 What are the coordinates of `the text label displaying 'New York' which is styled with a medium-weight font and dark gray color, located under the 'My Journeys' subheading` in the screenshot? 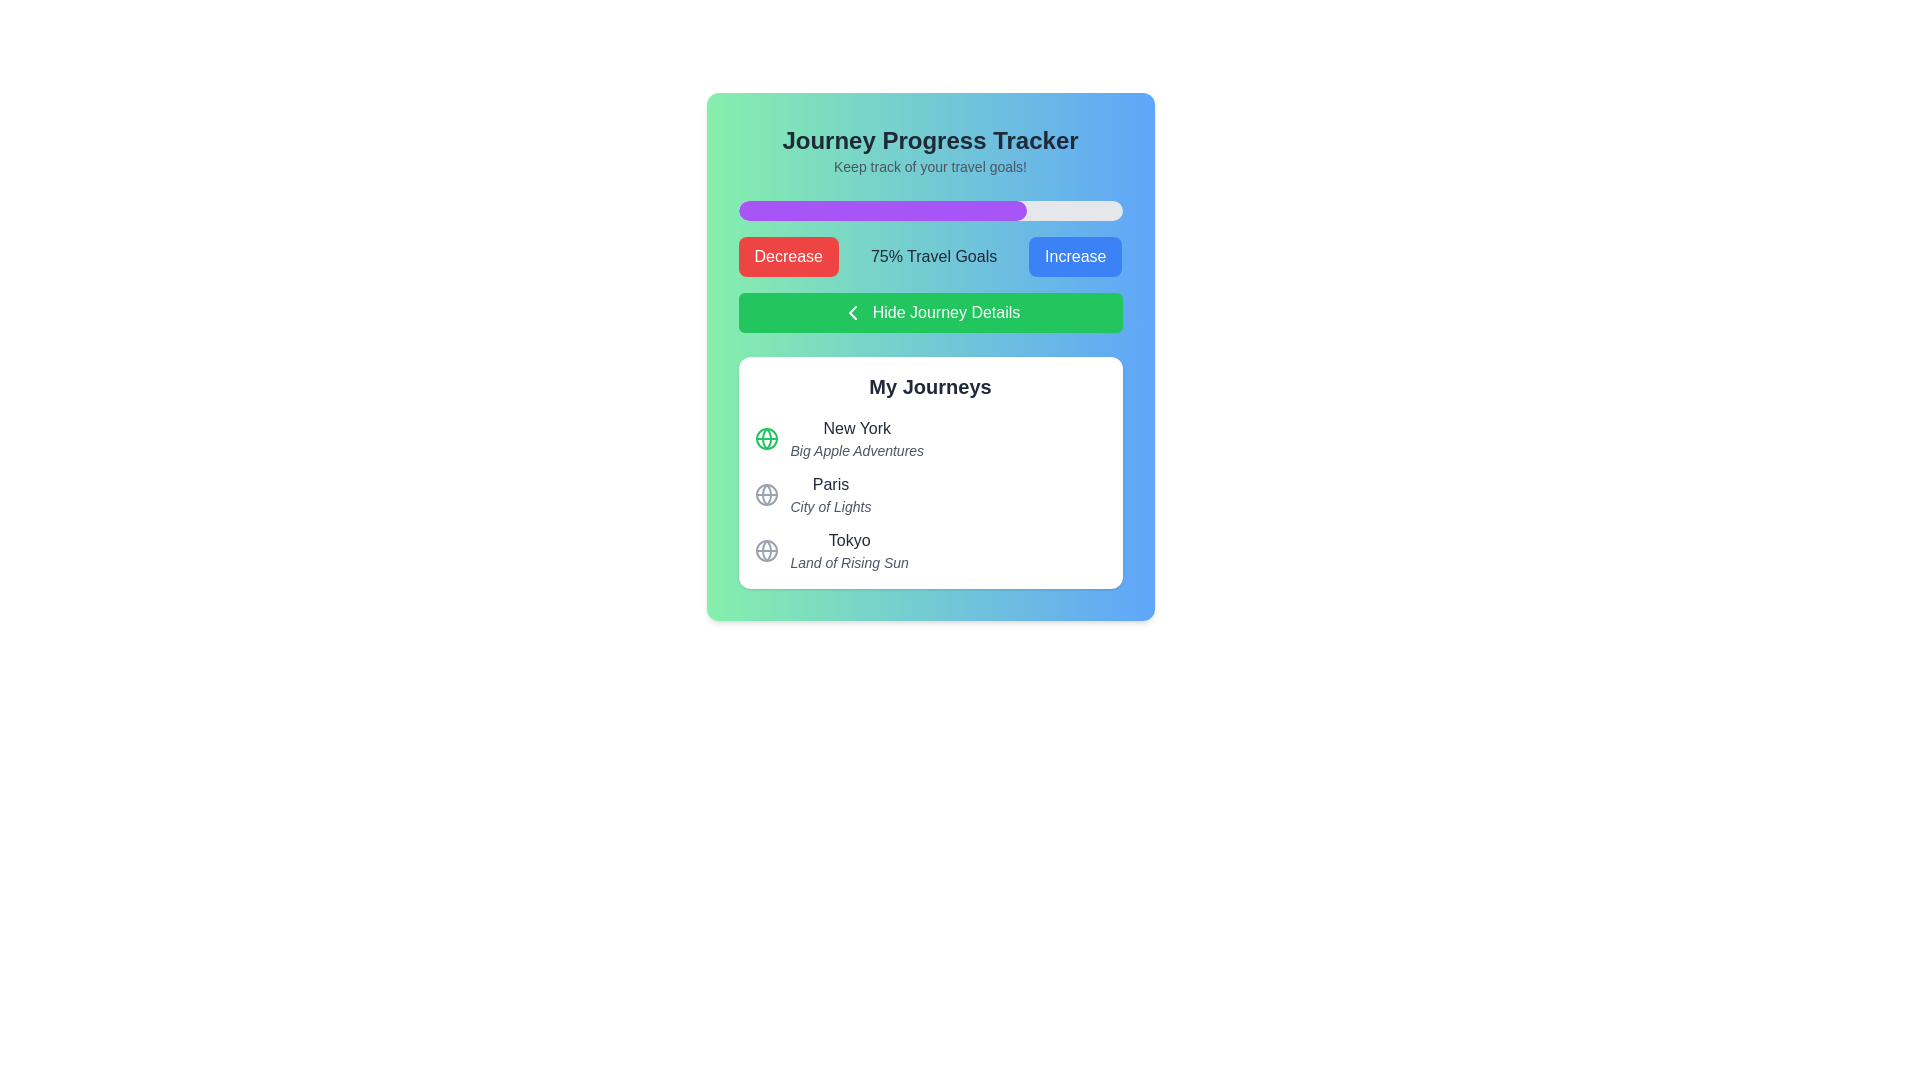 It's located at (857, 427).